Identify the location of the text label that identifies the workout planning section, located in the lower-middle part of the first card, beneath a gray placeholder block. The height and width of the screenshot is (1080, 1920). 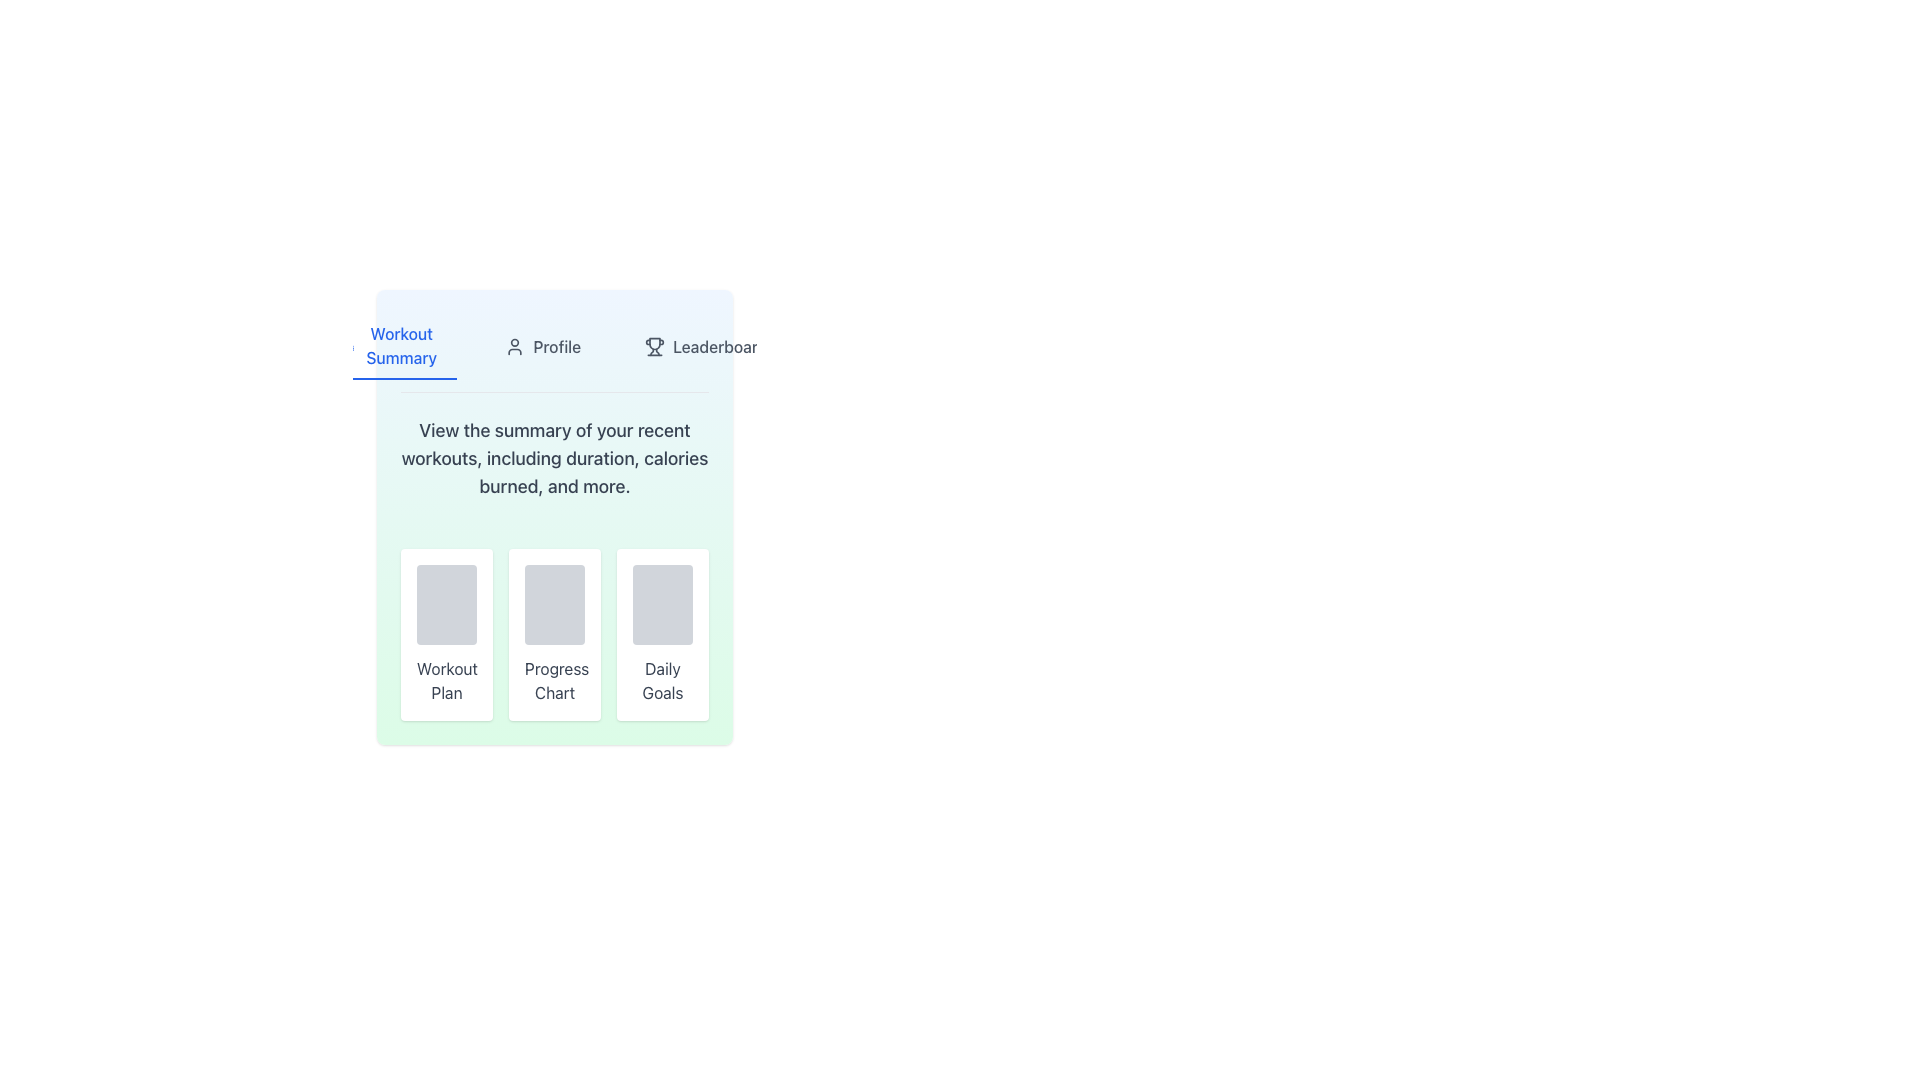
(445, 680).